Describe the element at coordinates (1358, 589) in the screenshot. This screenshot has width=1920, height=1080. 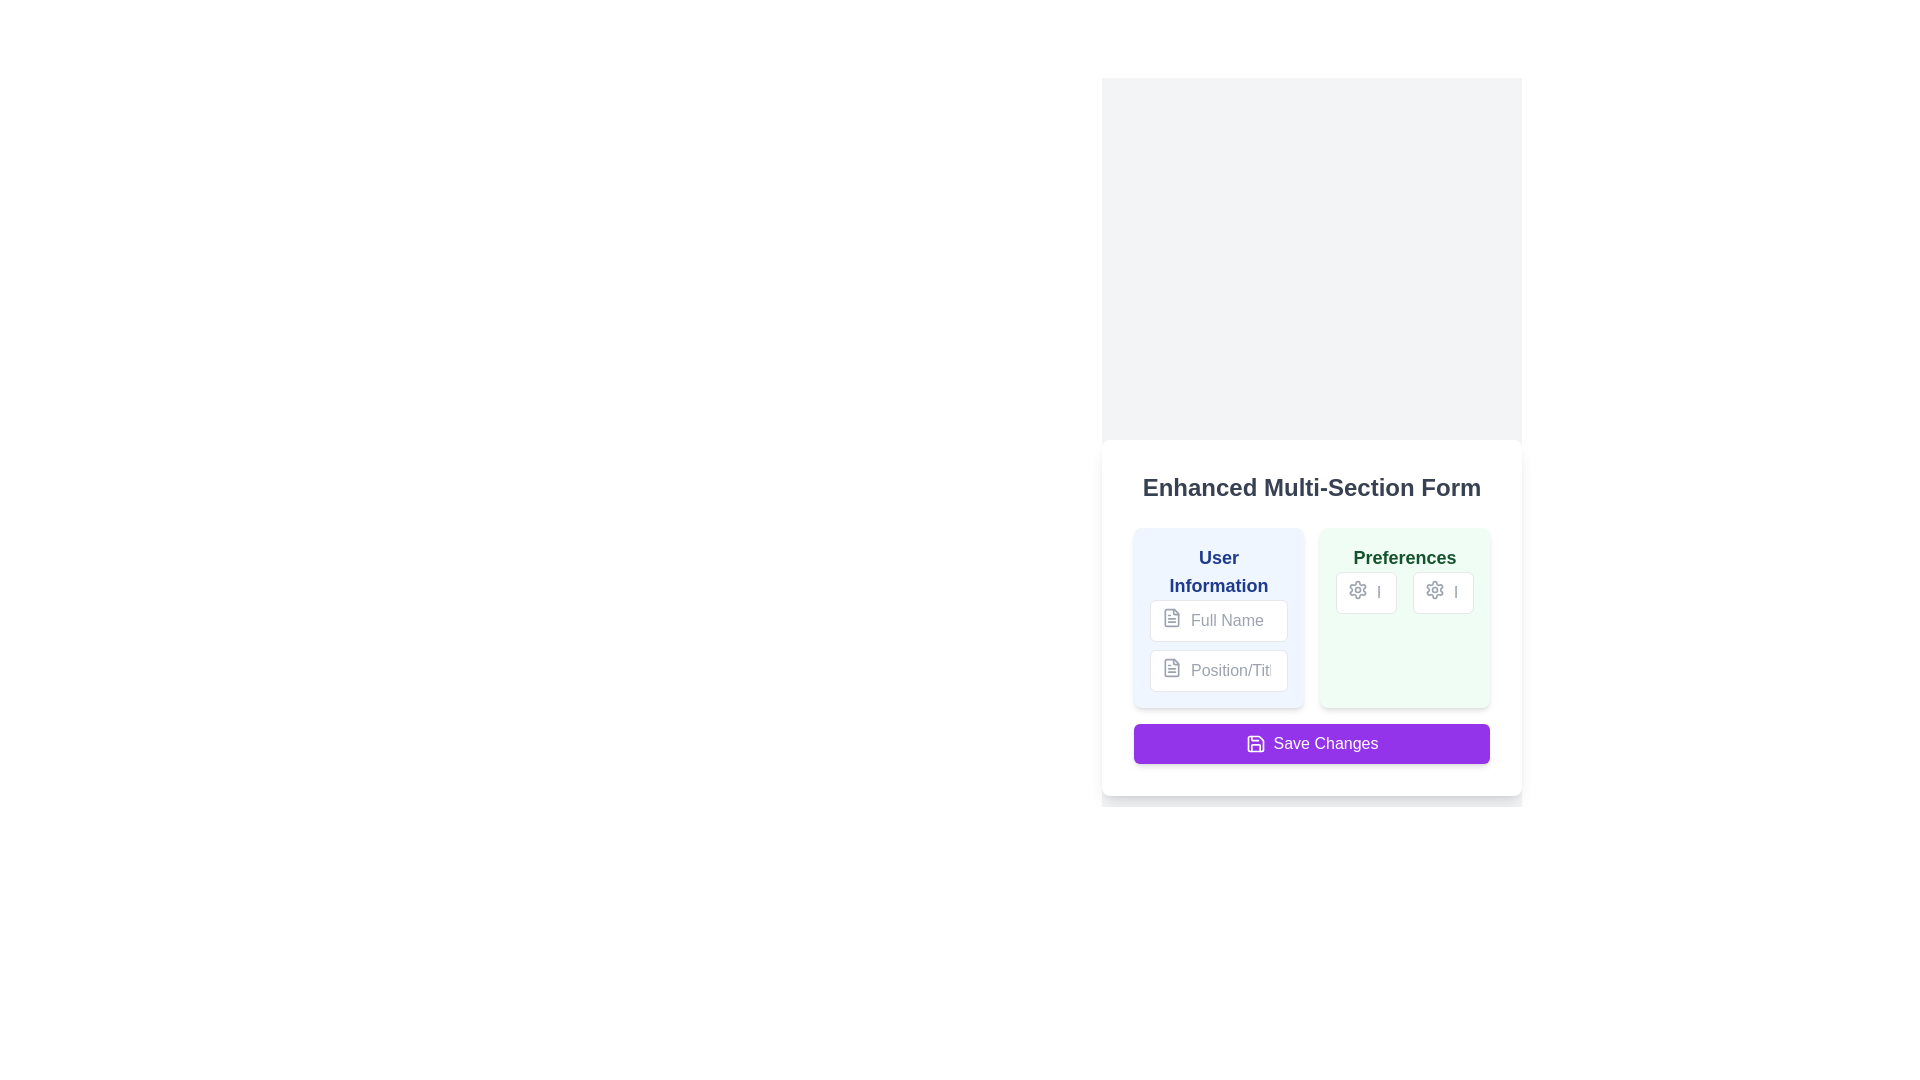
I see `the leftmost icon in the 'Preferences' section` at that location.